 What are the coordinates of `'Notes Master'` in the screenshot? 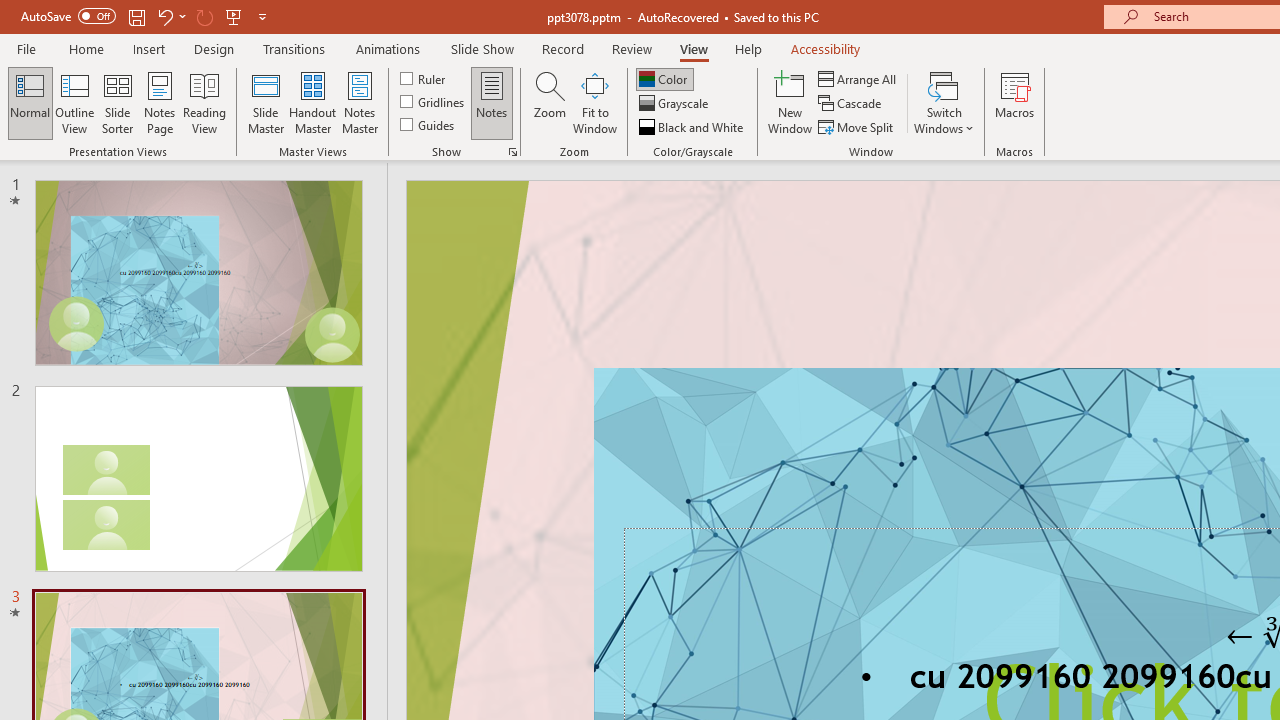 It's located at (360, 103).